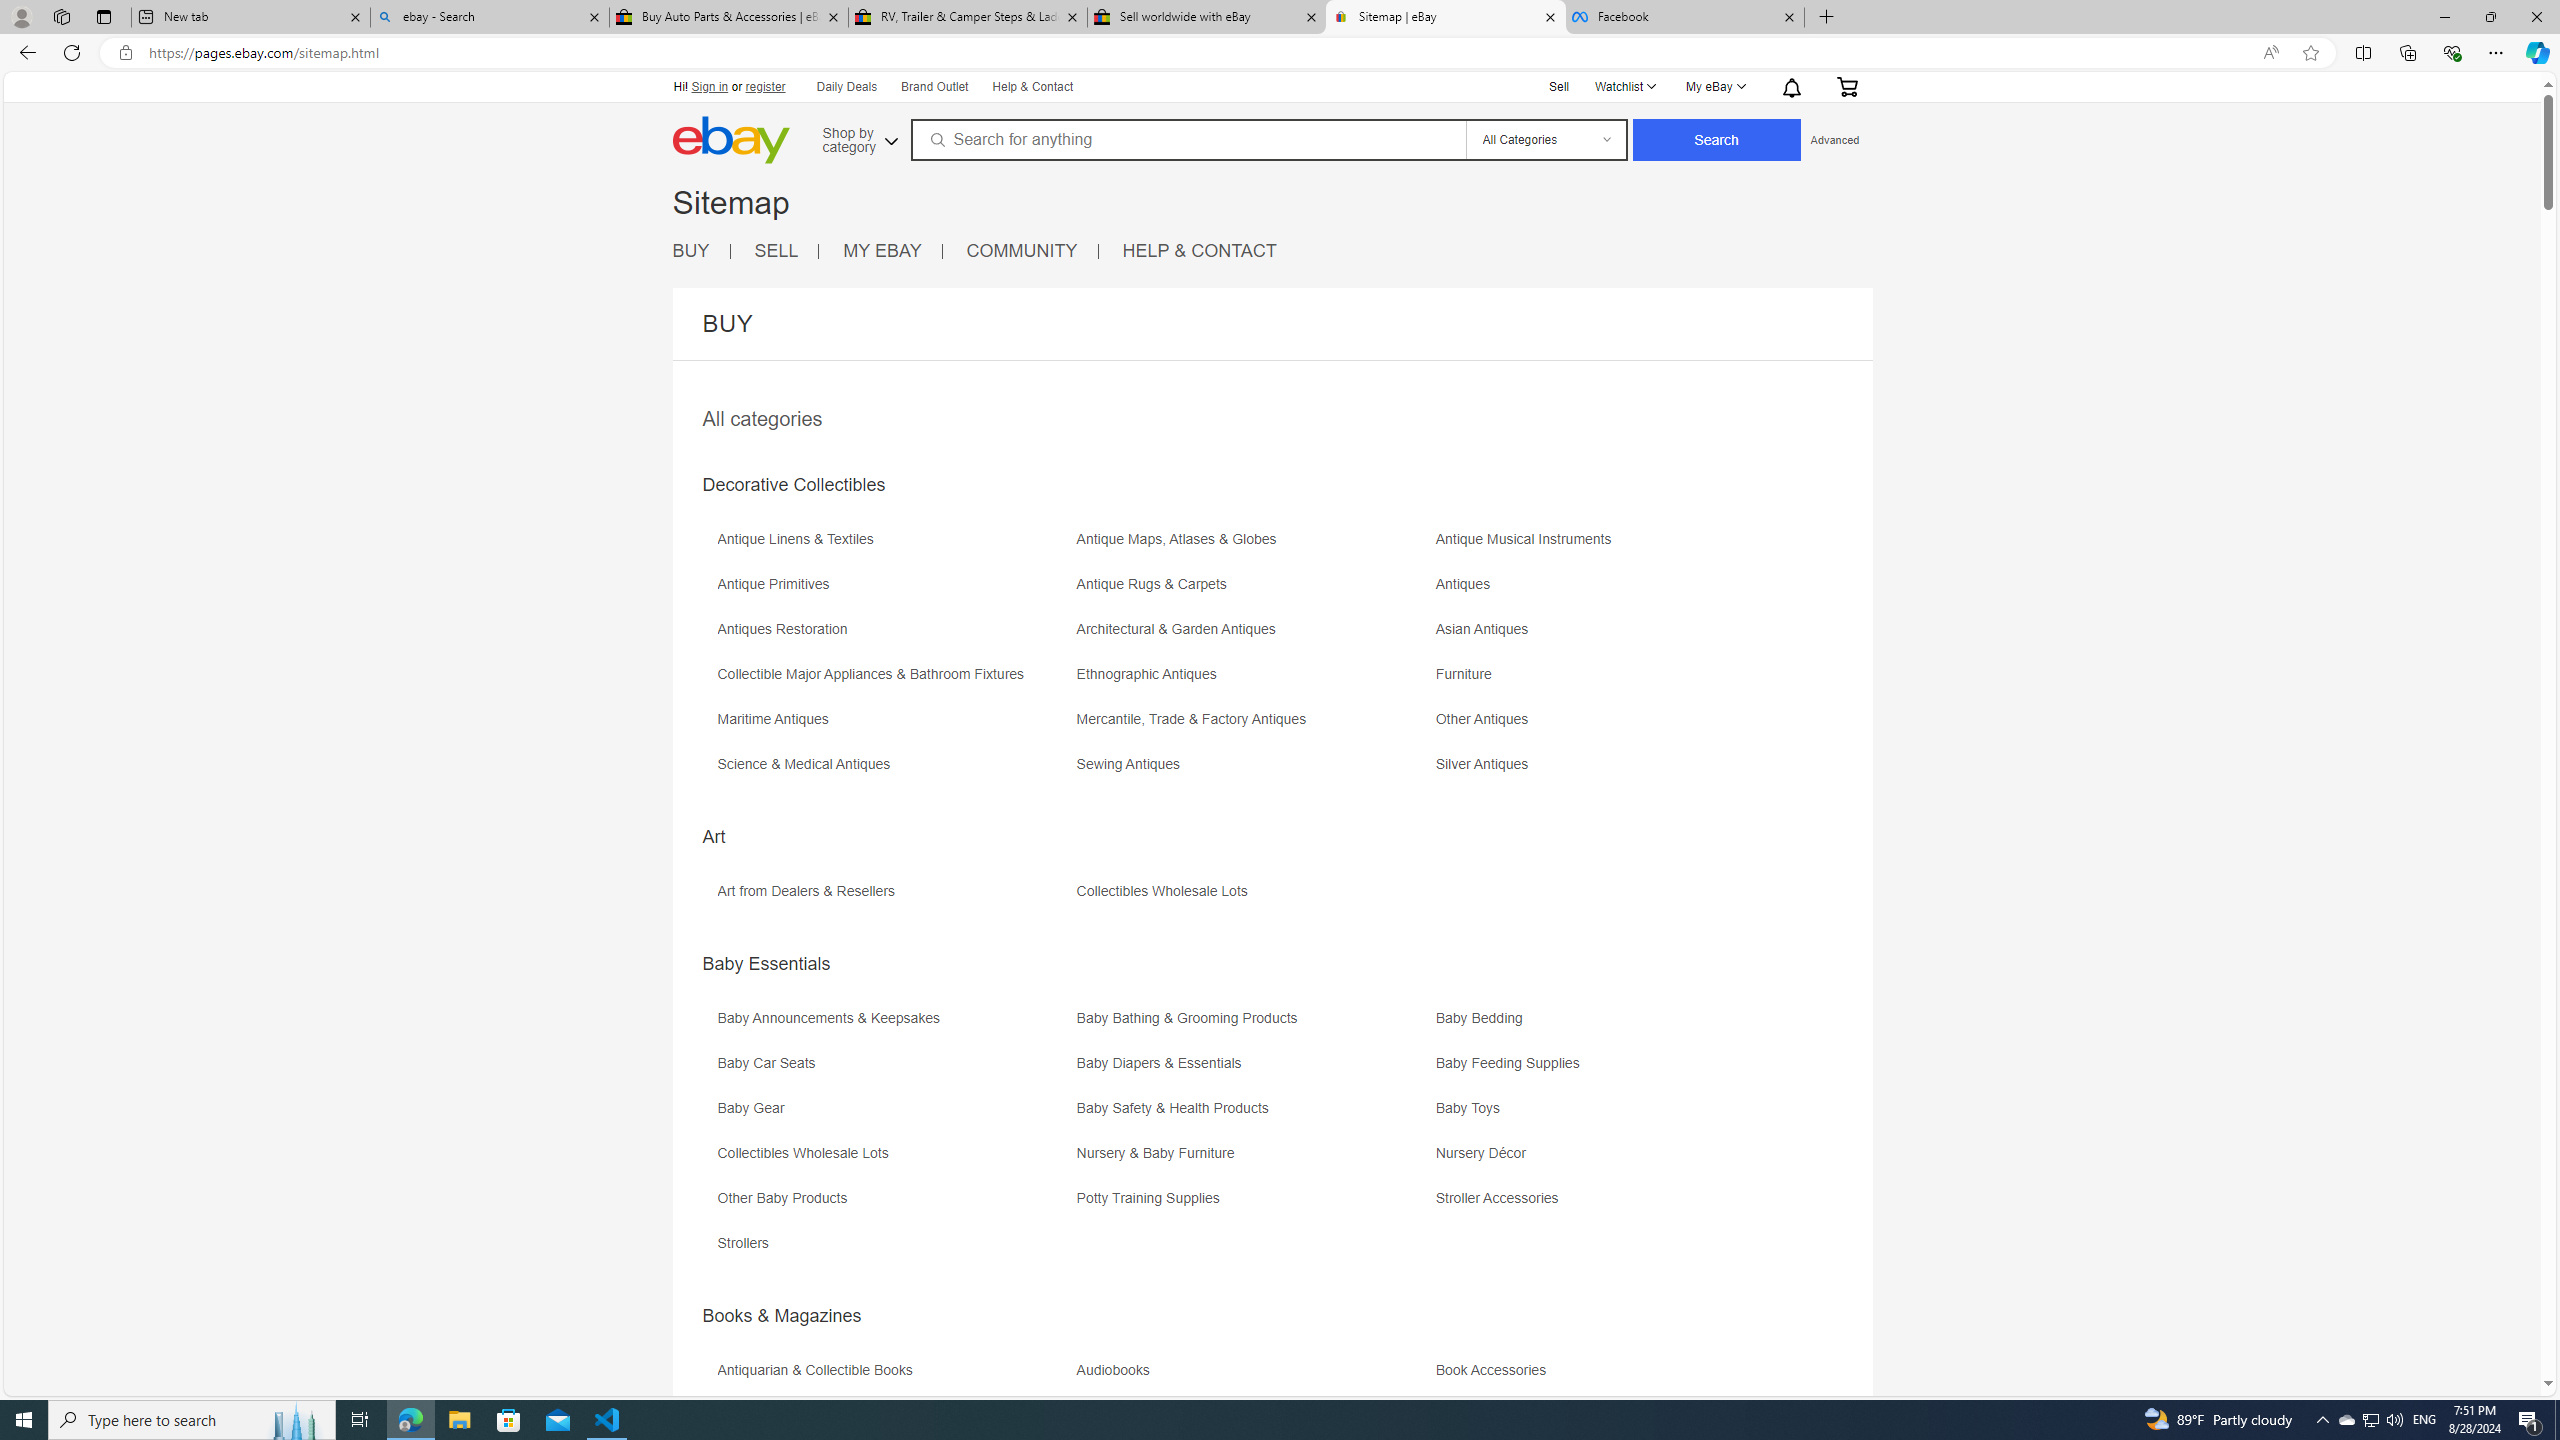 This screenshot has height=1440, width=2560. What do you see at coordinates (893, 1249) in the screenshot?
I see `'Strollers'` at bounding box center [893, 1249].